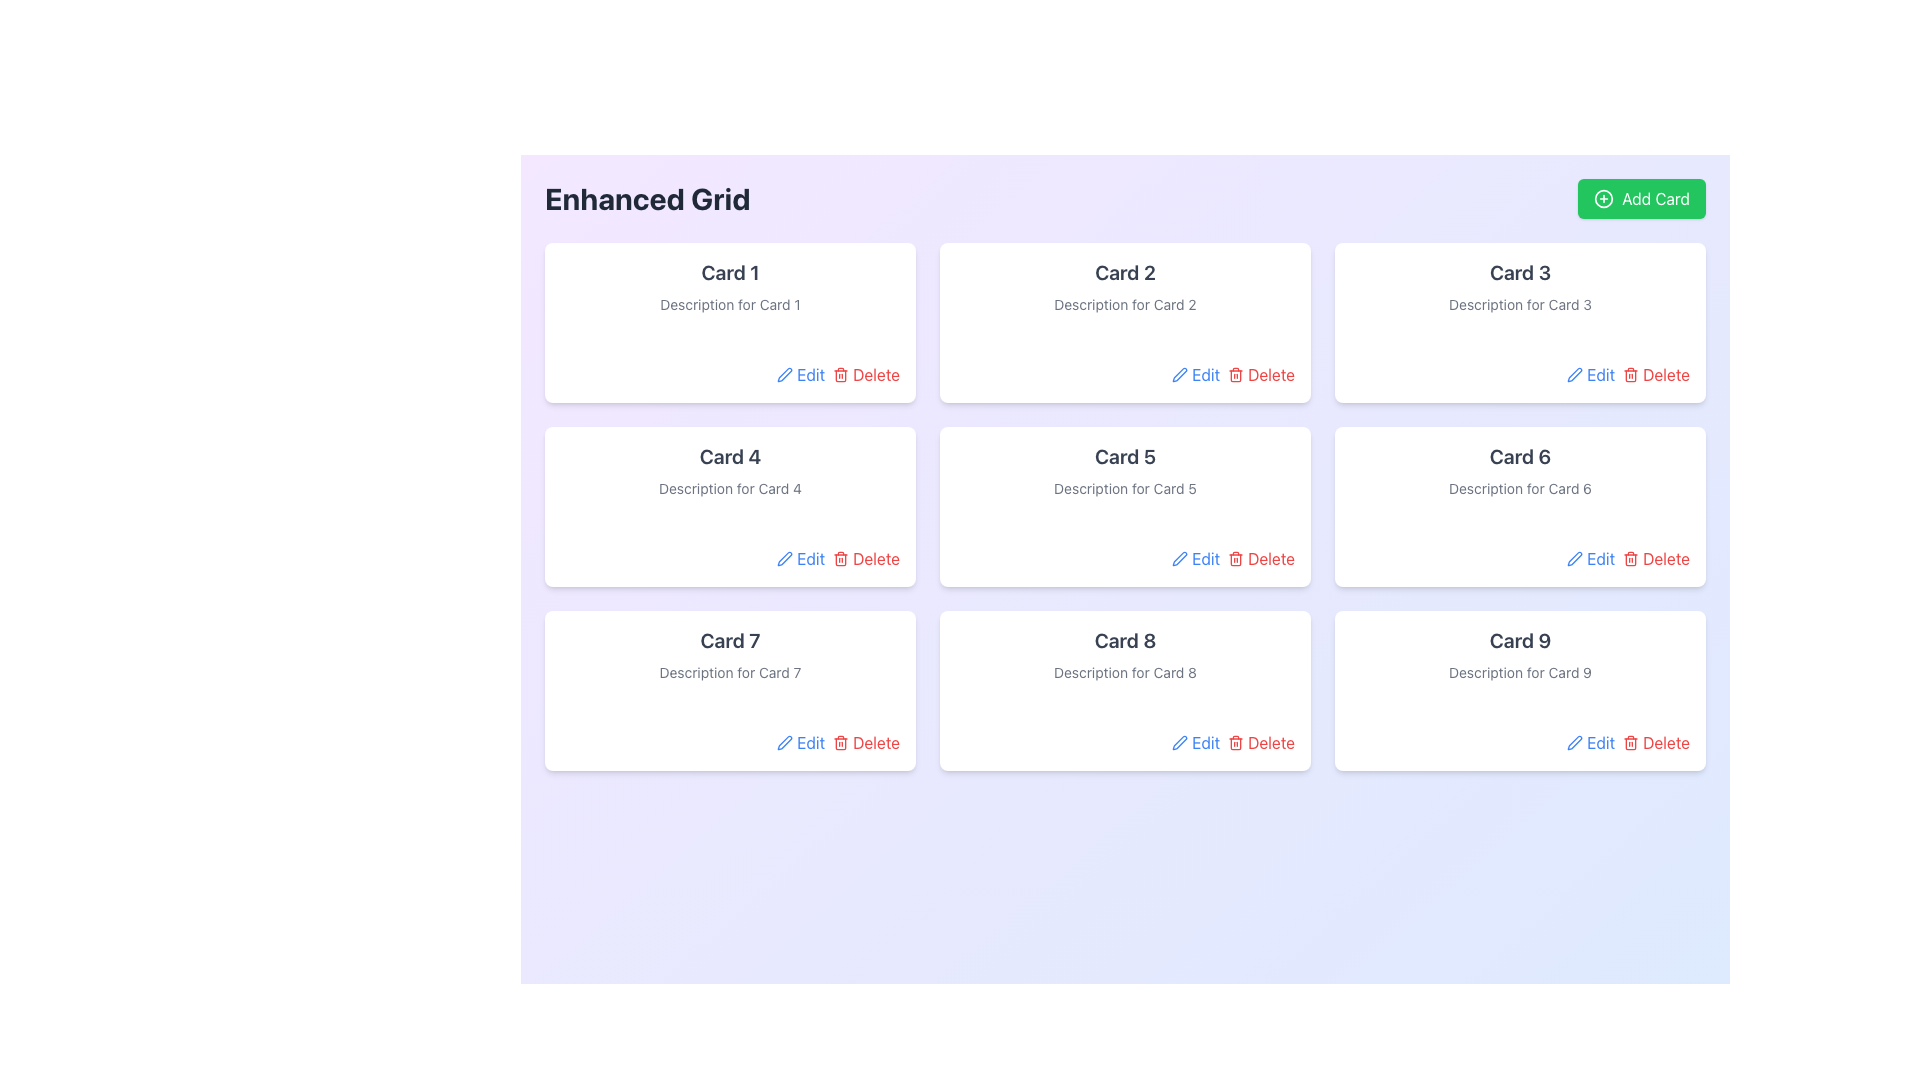  What do you see at coordinates (729, 743) in the screenshot?
I see `the 'Edit' and 'Delete' buttons in the Action group located at the lower right corner of 'Card 7' for additional styling effects` at bounding box center [729, 743].